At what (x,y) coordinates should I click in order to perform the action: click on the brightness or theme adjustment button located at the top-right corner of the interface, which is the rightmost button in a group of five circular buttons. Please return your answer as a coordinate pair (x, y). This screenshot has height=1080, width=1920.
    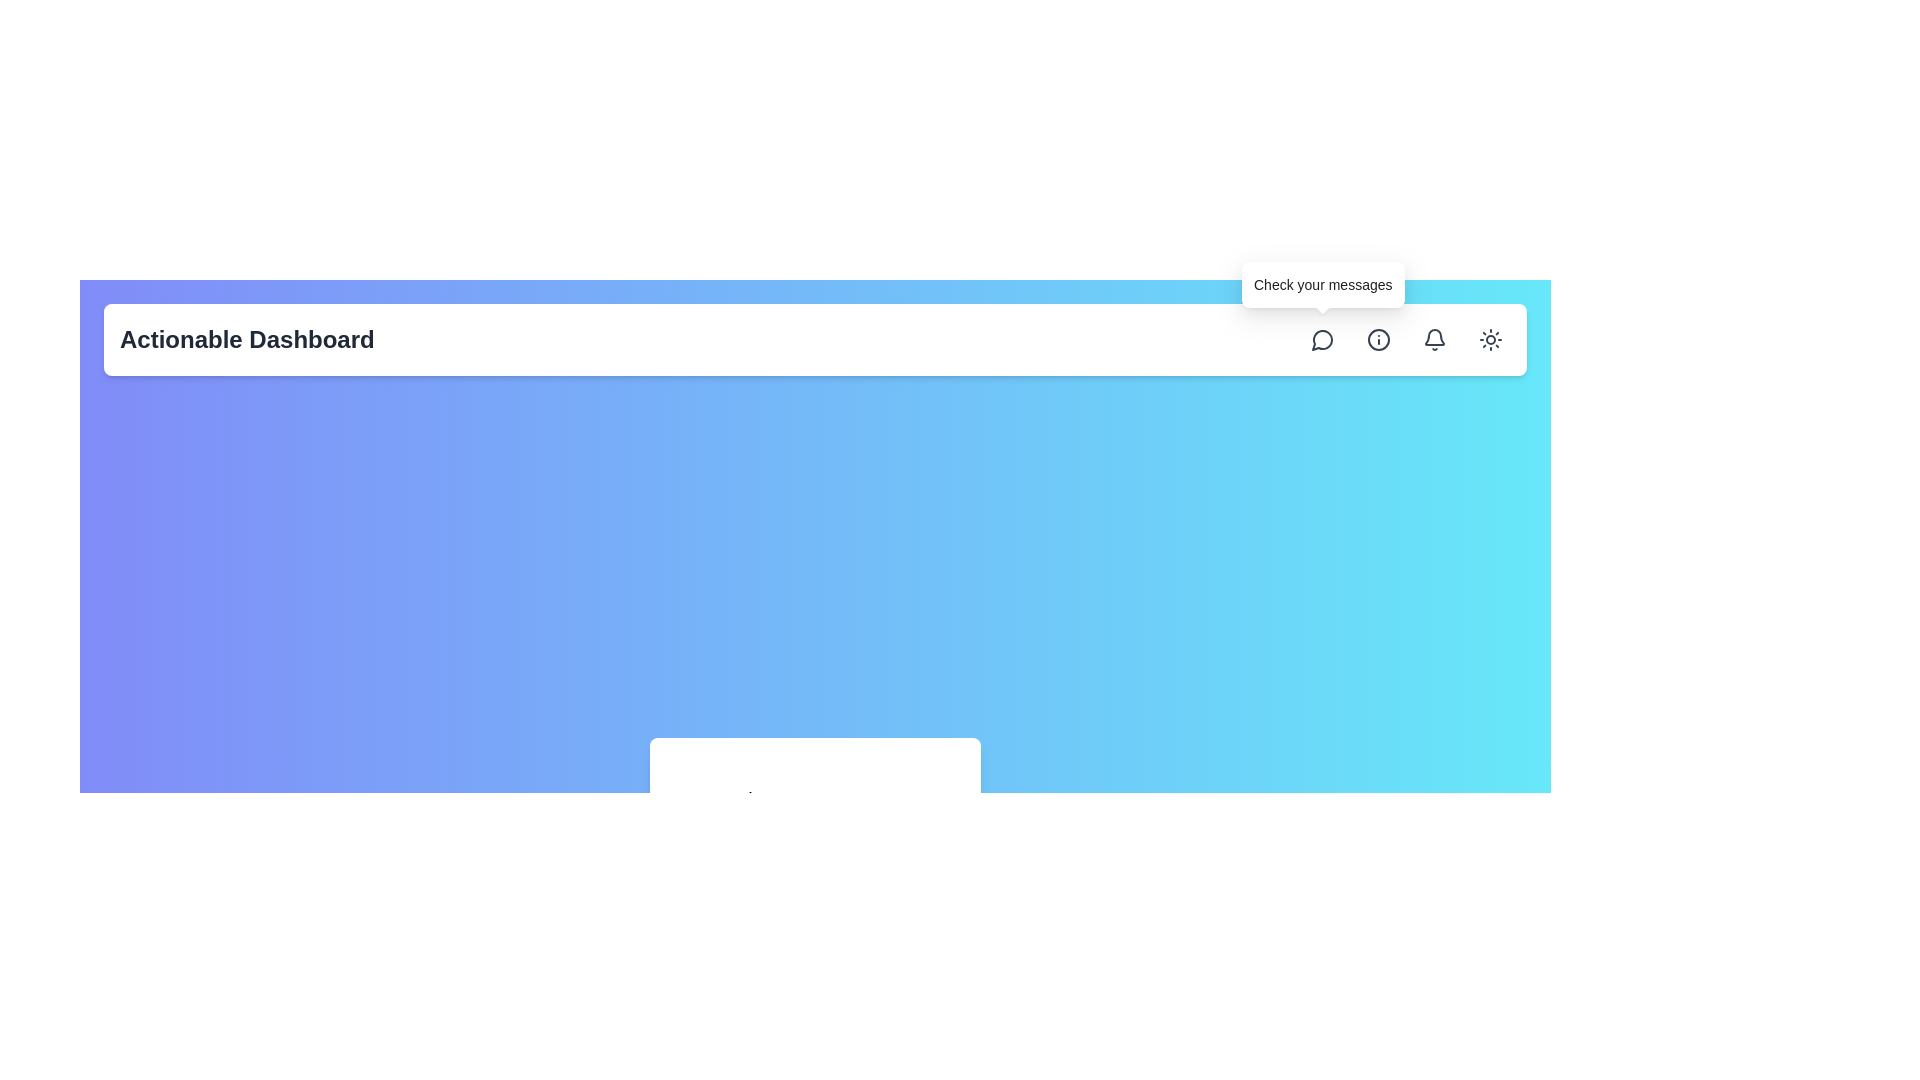
    Looking at the image, I should click on (1491, 338).